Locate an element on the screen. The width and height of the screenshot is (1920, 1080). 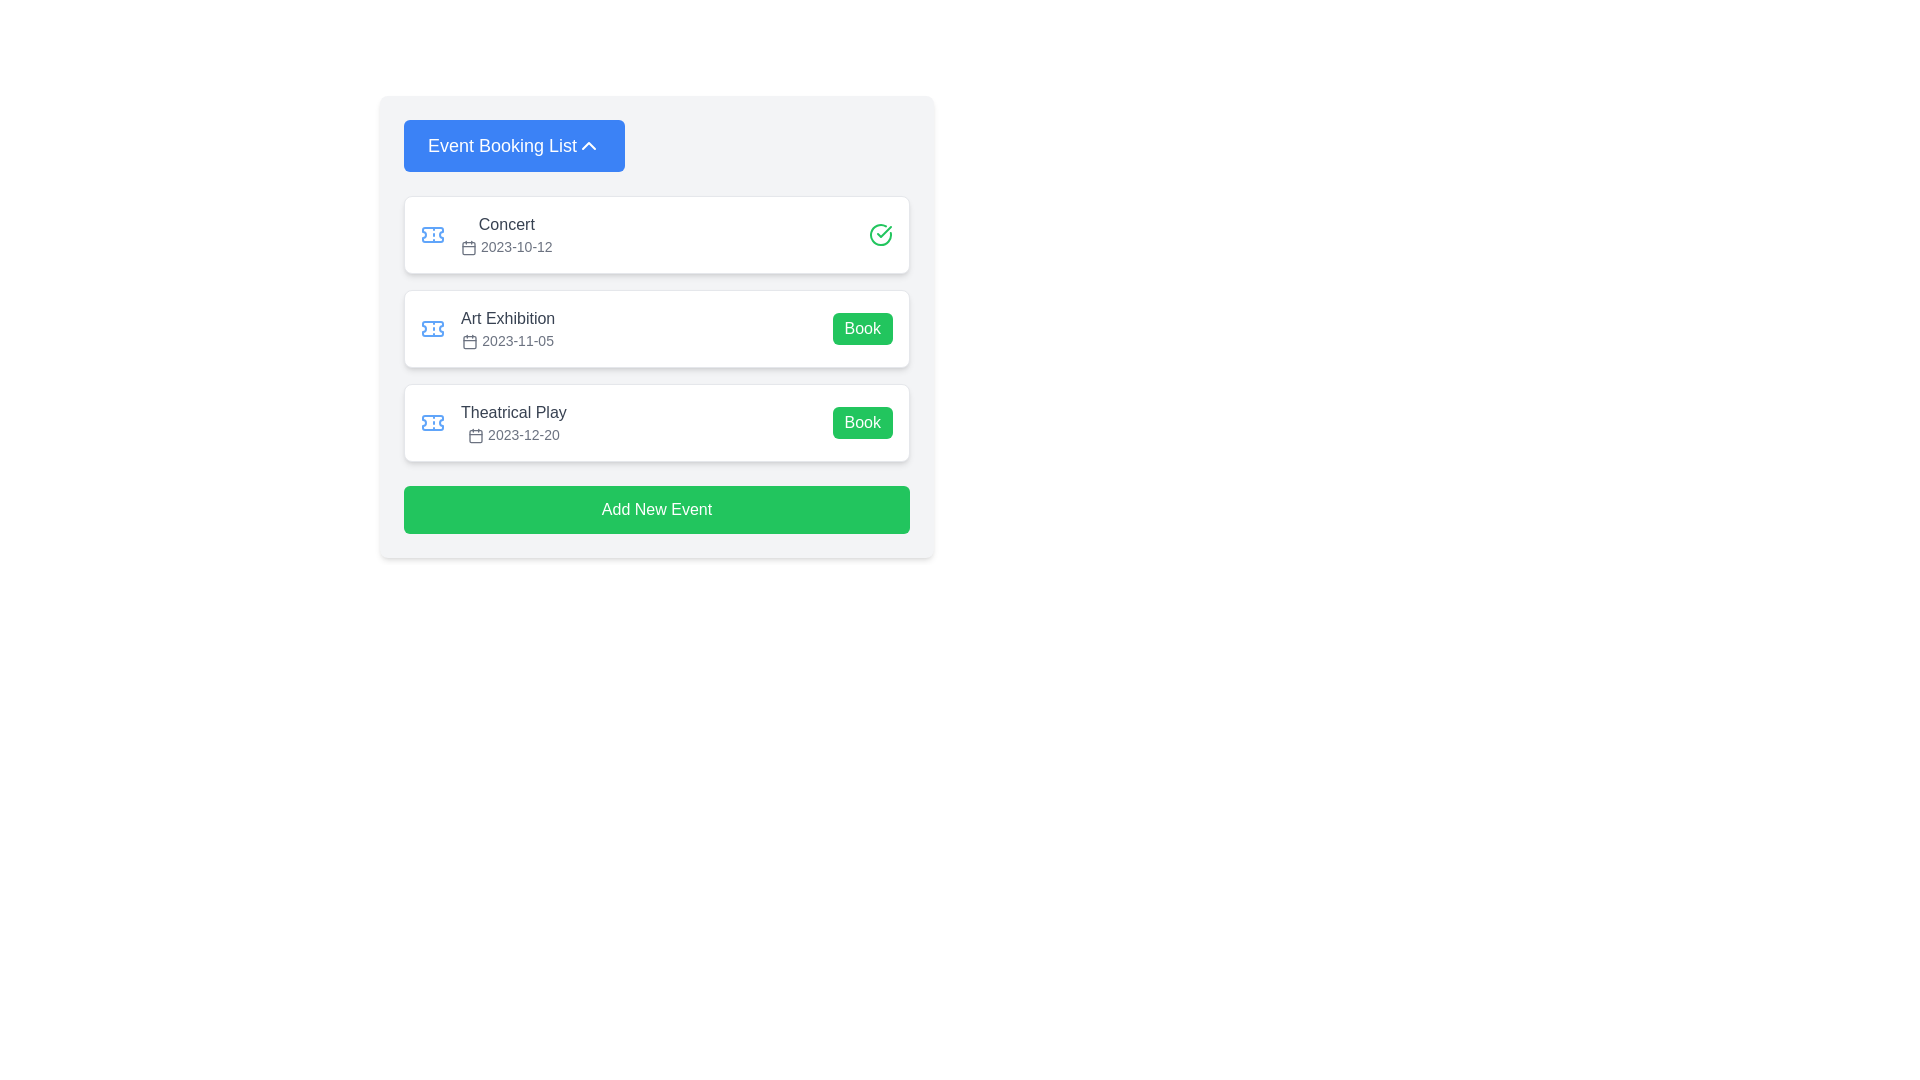
the calendar icon located to the left of the date '2023-12-20' in the 'Theatrical Play' section is located at coordinates (475, 435).